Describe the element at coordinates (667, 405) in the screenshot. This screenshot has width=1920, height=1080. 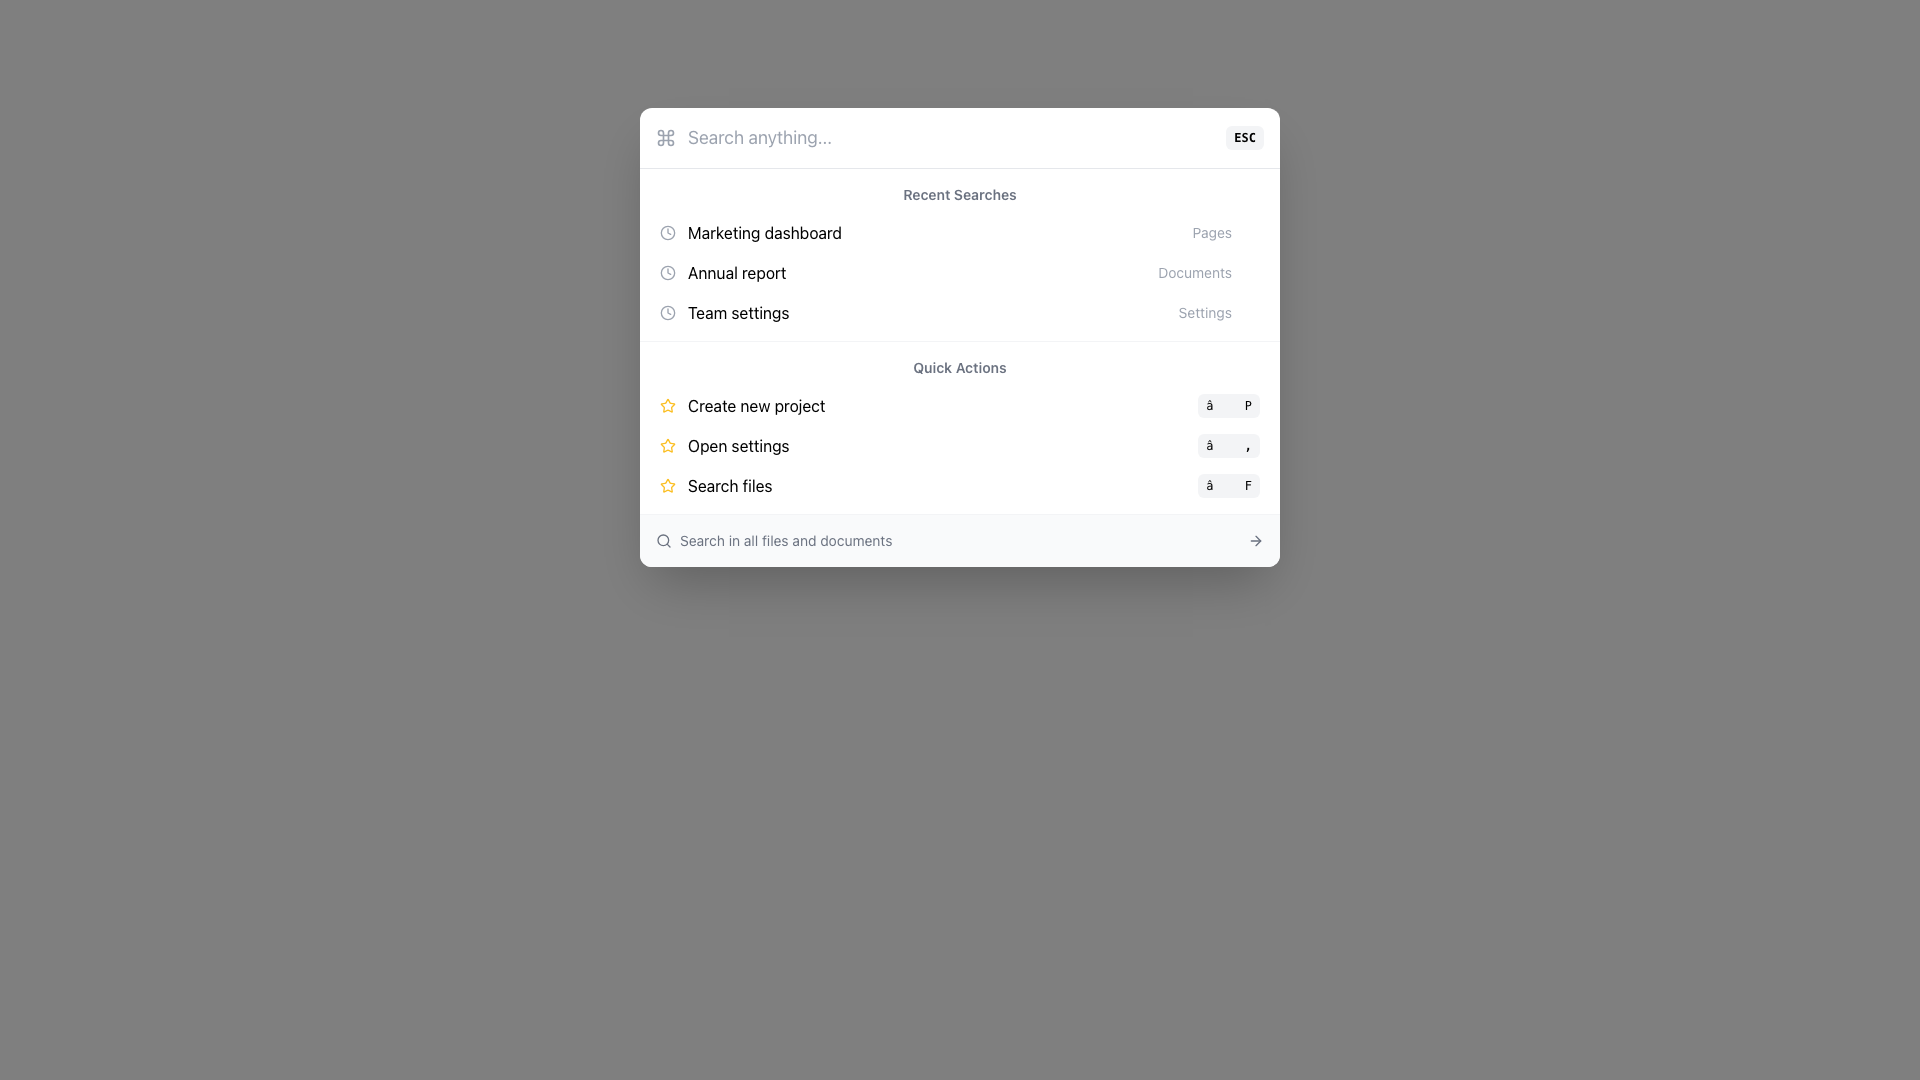
I see `the small star-shaped icon outlined in amber or yellow, located to the left of the text 'Create new project' in the 'Quick Actions' section of the modal window` at that location.